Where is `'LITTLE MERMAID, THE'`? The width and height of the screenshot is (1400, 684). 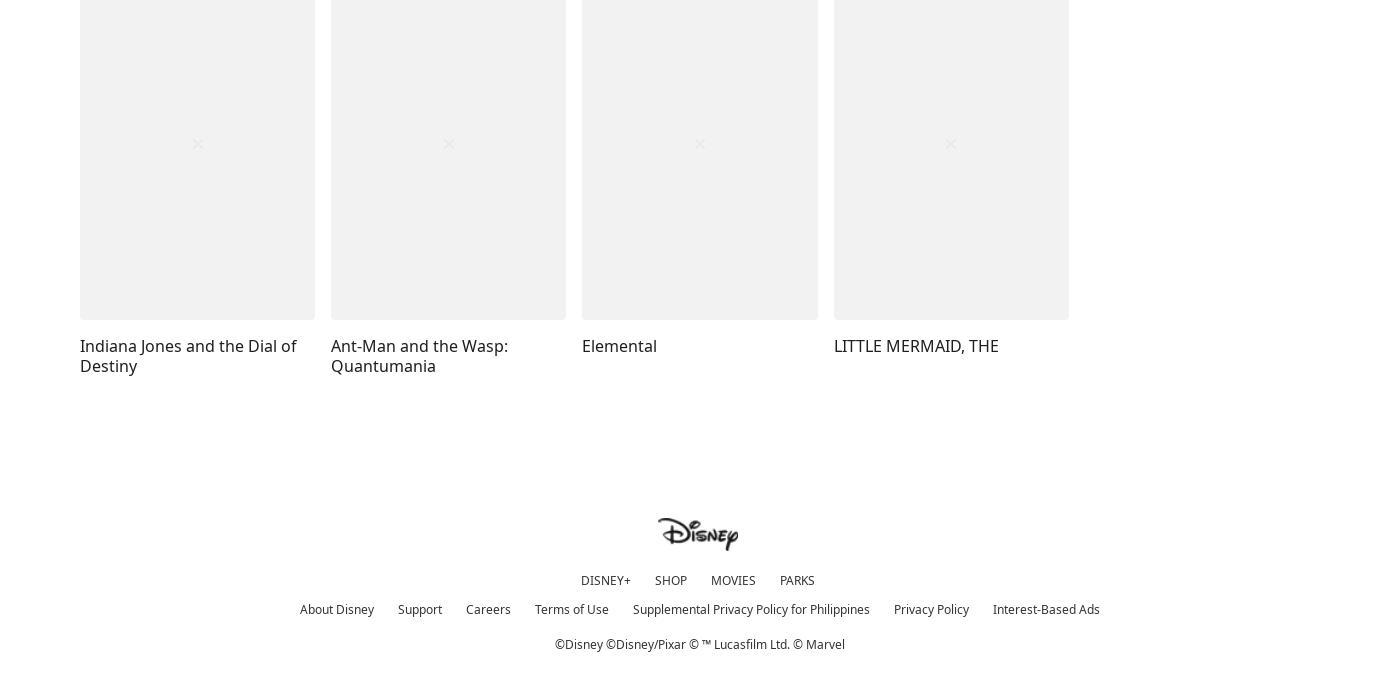 'LITTLE MERMAID, THE' is located at coordinates (915, 344).